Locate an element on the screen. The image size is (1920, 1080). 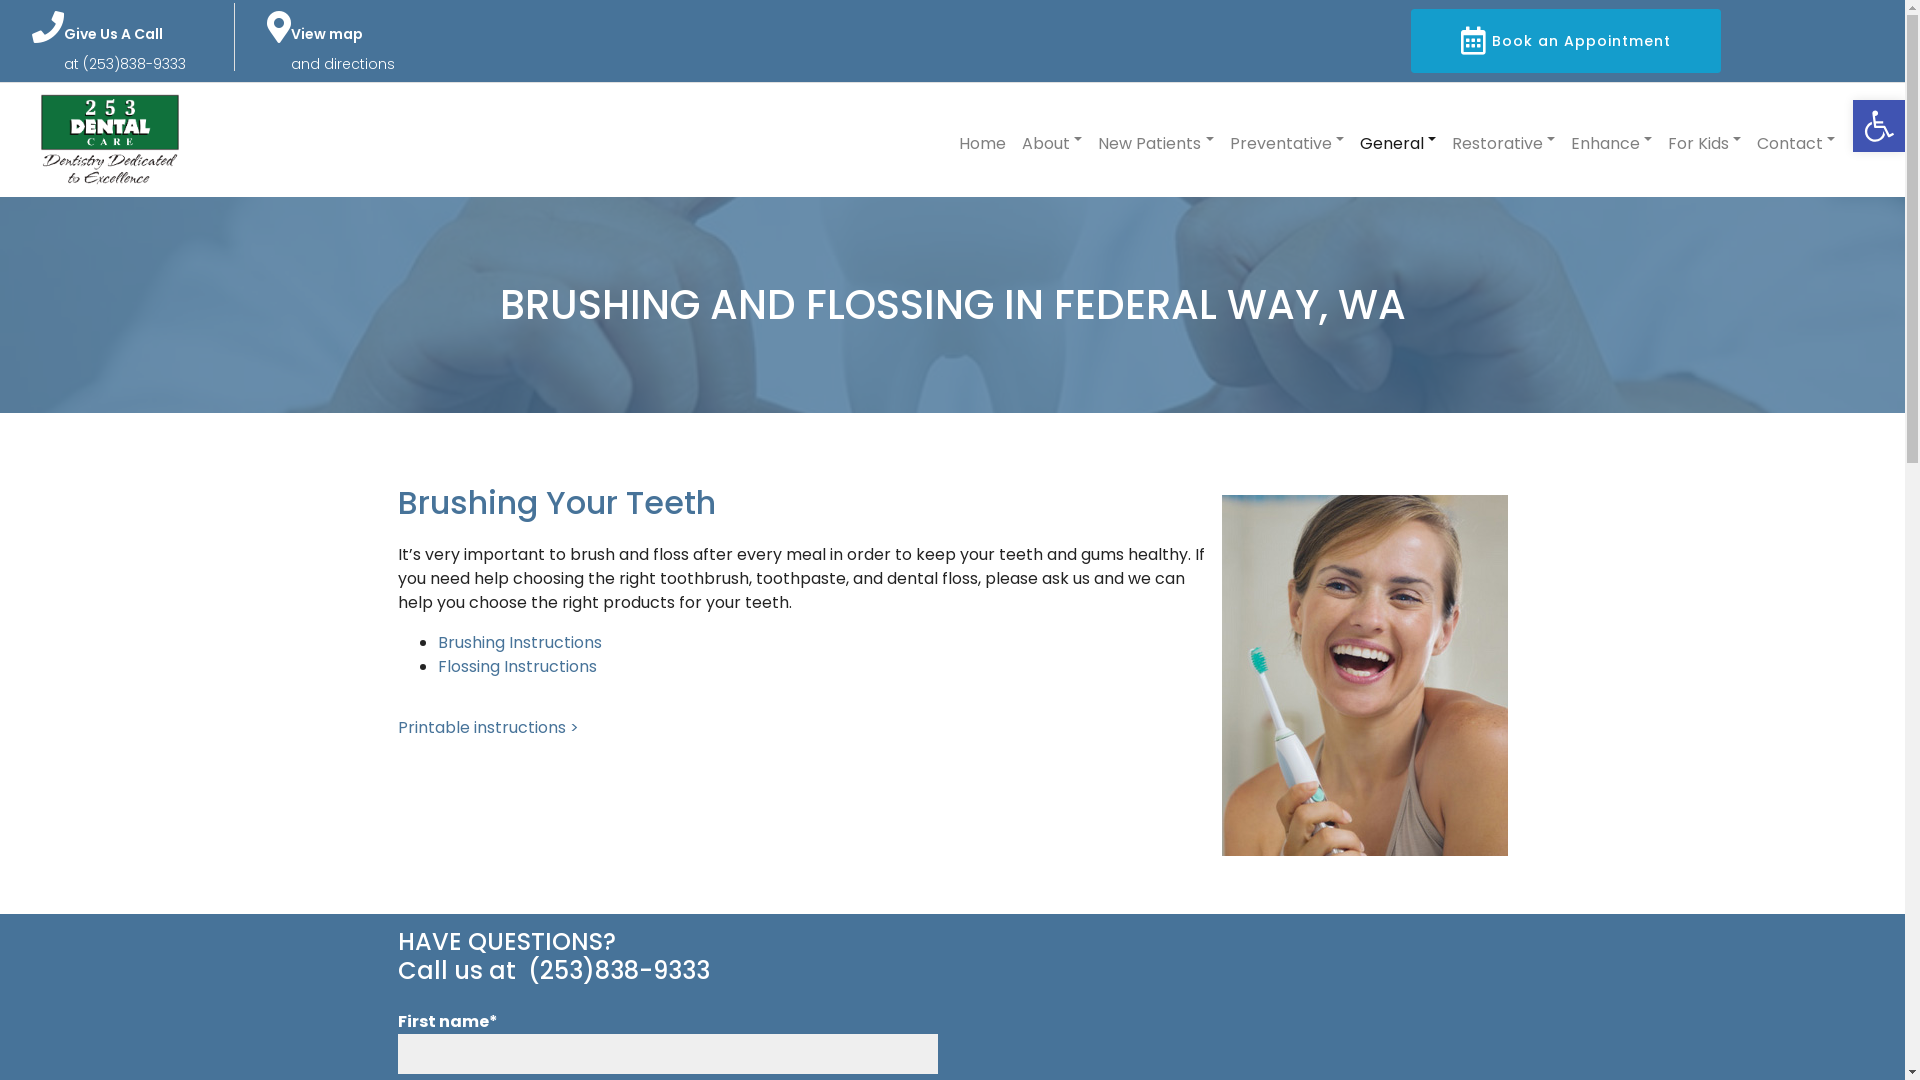
'Home' is located at coordinates (982, 138).